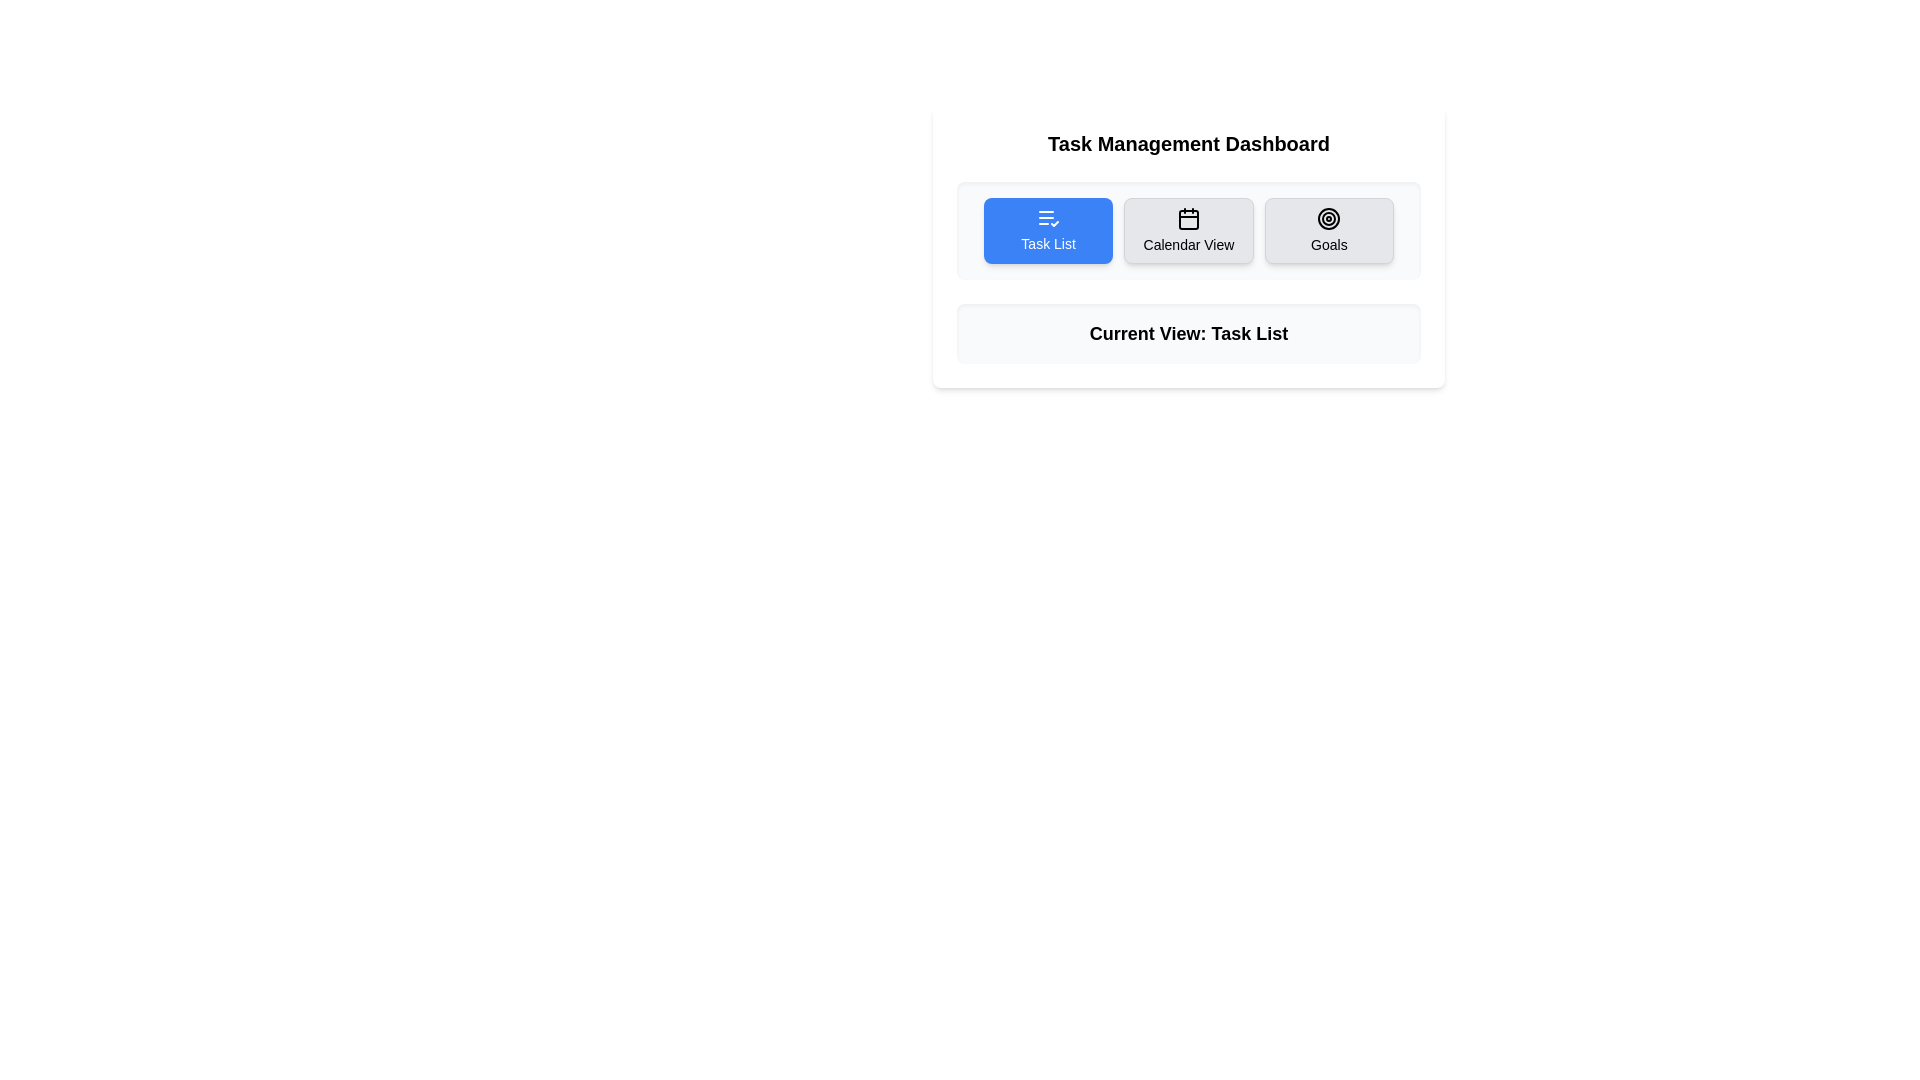 This screenshot has height=1080, width=1920. I want to click on the 'Calendar View' button, which is a rectangular button with rounded corners, styled with a light gray background and featuring a black outlined calendar icon above the text 'Calendar View.', so click(1189, 230).